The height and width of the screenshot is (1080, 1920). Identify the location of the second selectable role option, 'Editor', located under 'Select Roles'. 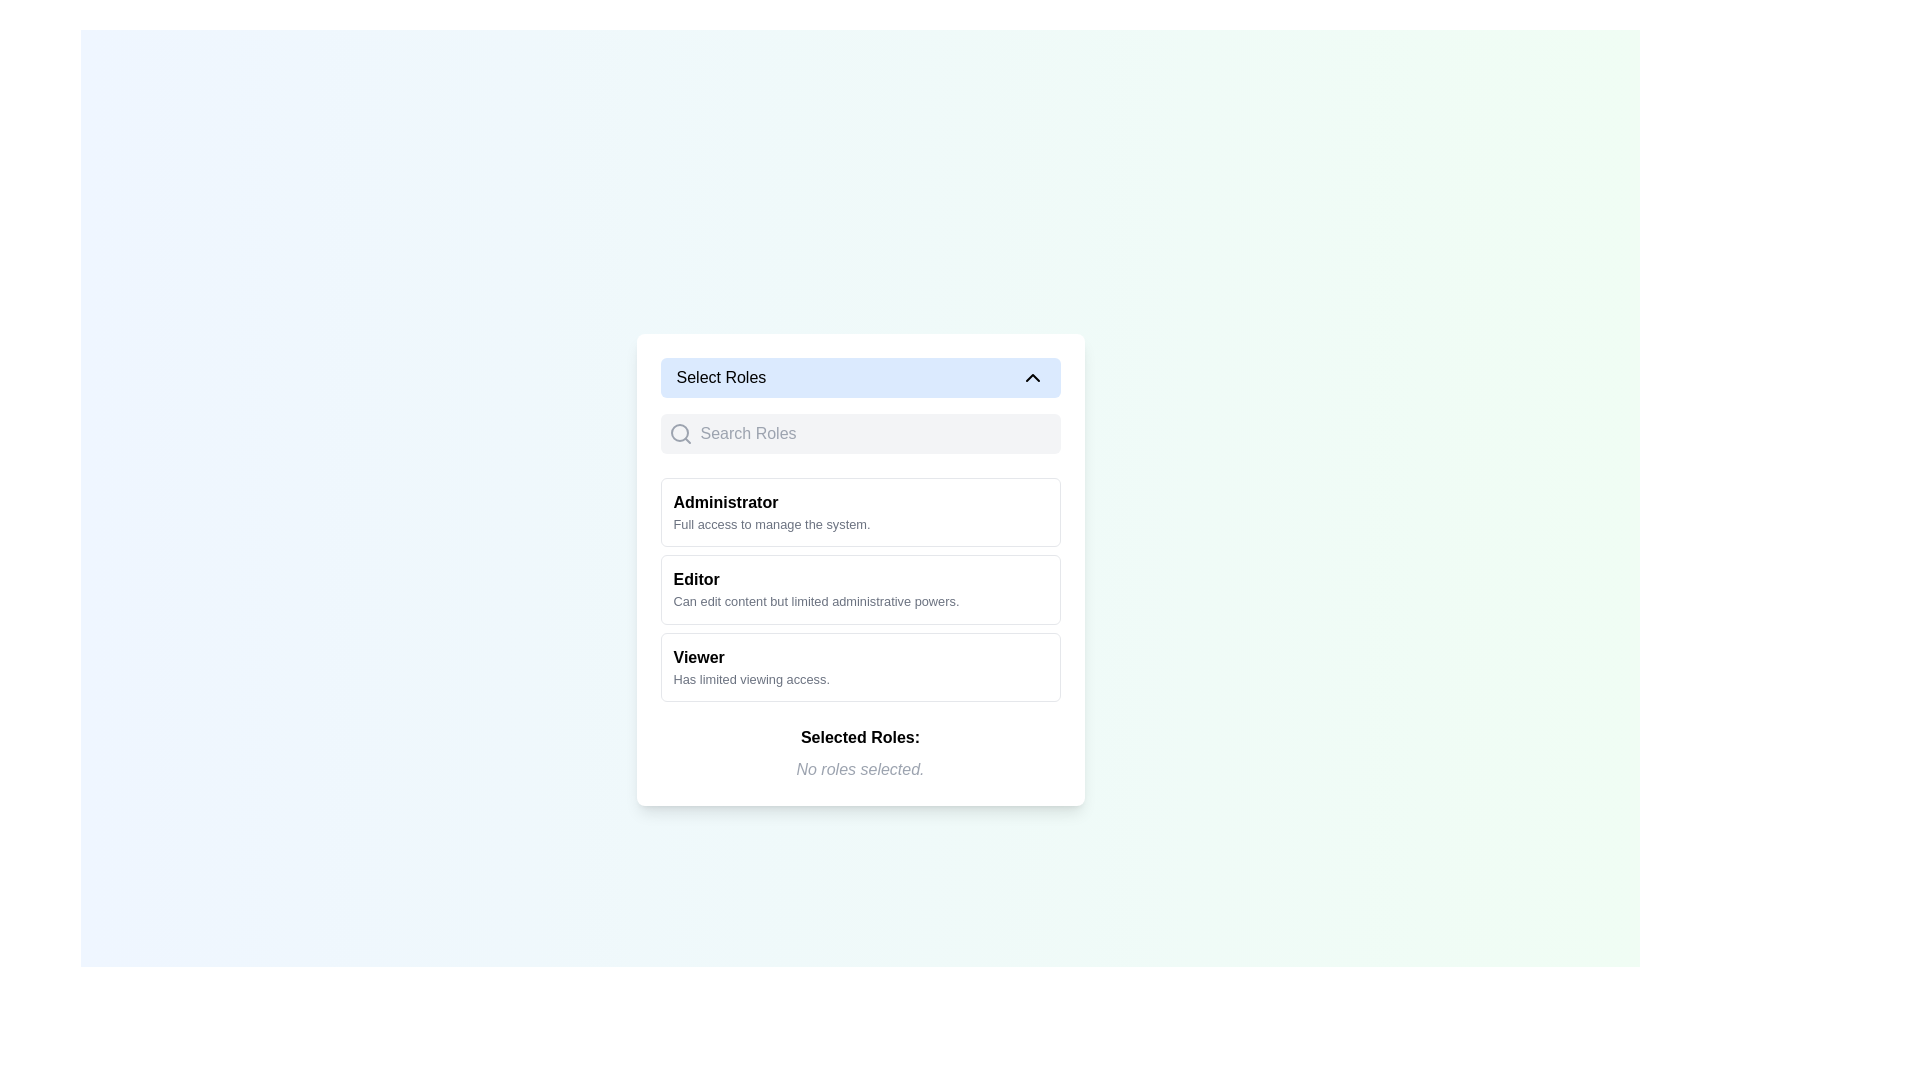
(860, 589).